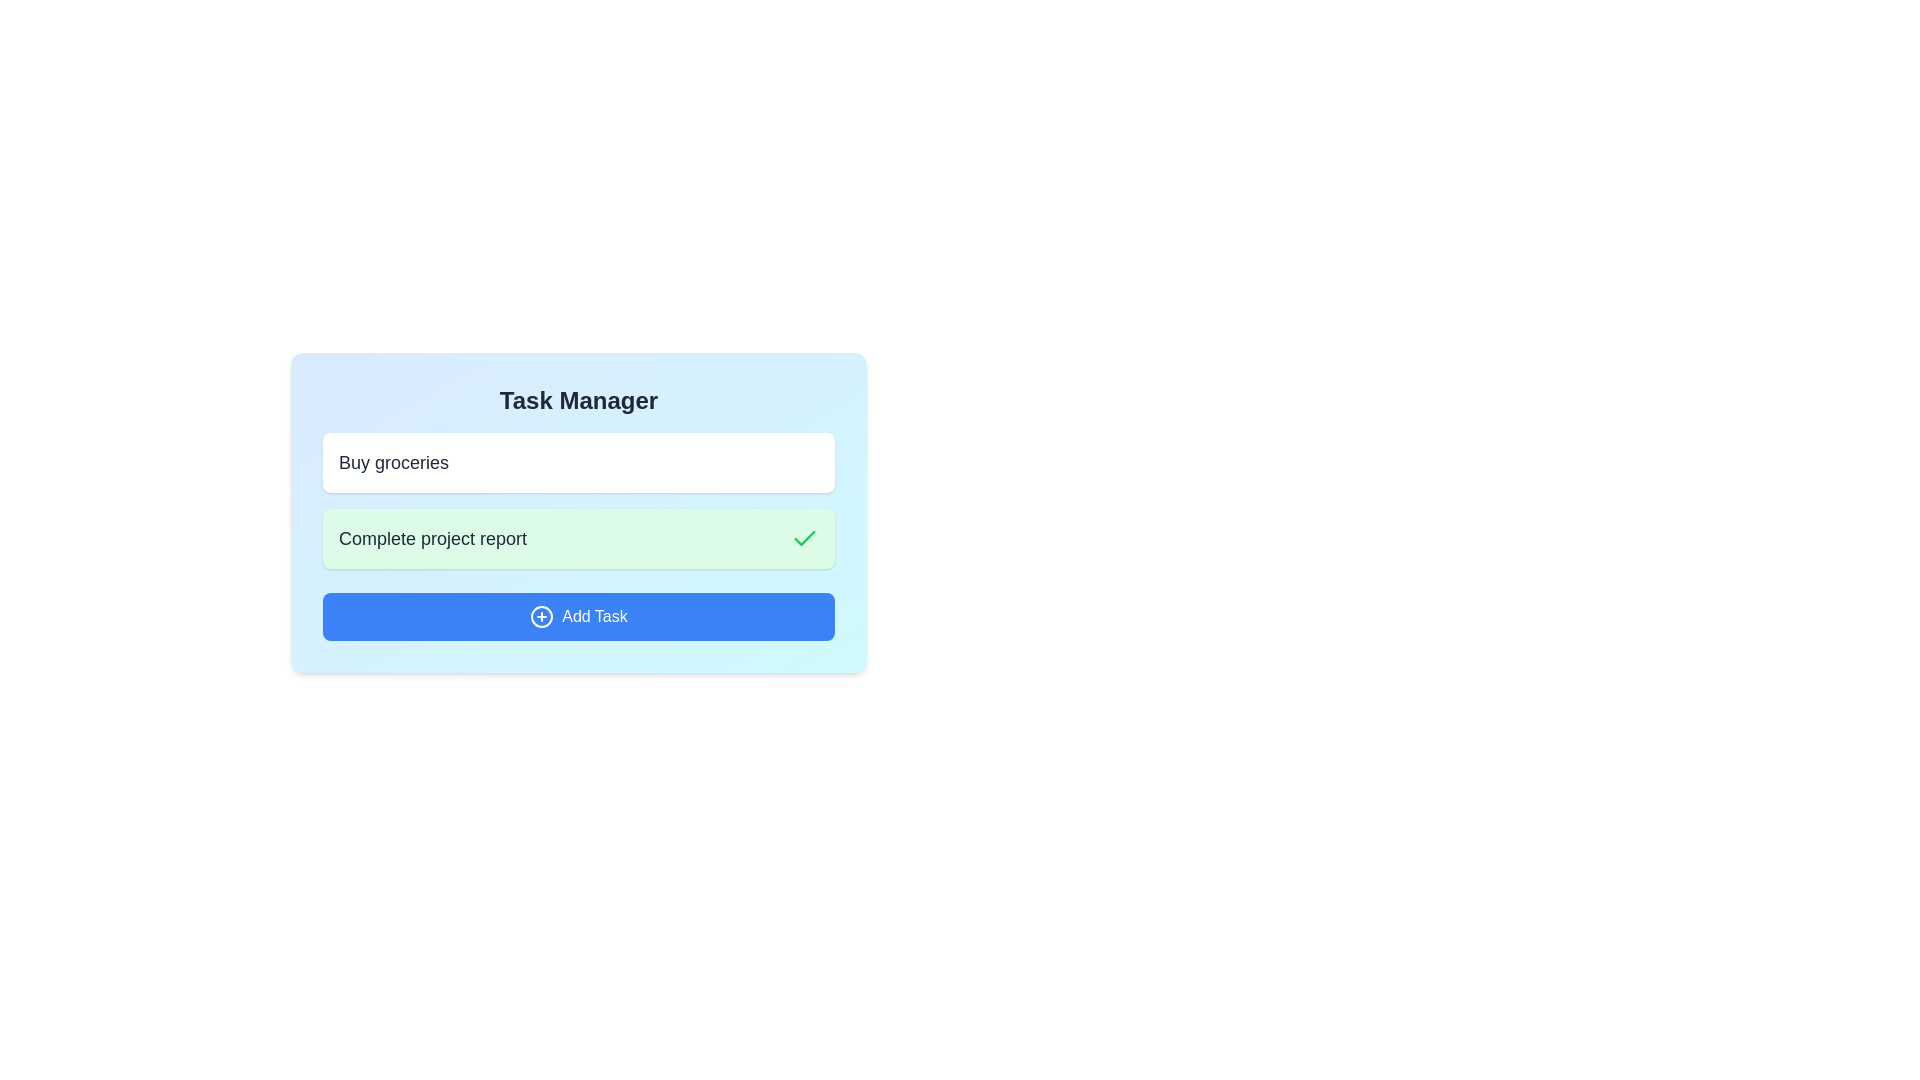 The height and width of the screenshot is (1080, 1920). I want to click on 'Add Task' button to add a new task, so click(578, 616).